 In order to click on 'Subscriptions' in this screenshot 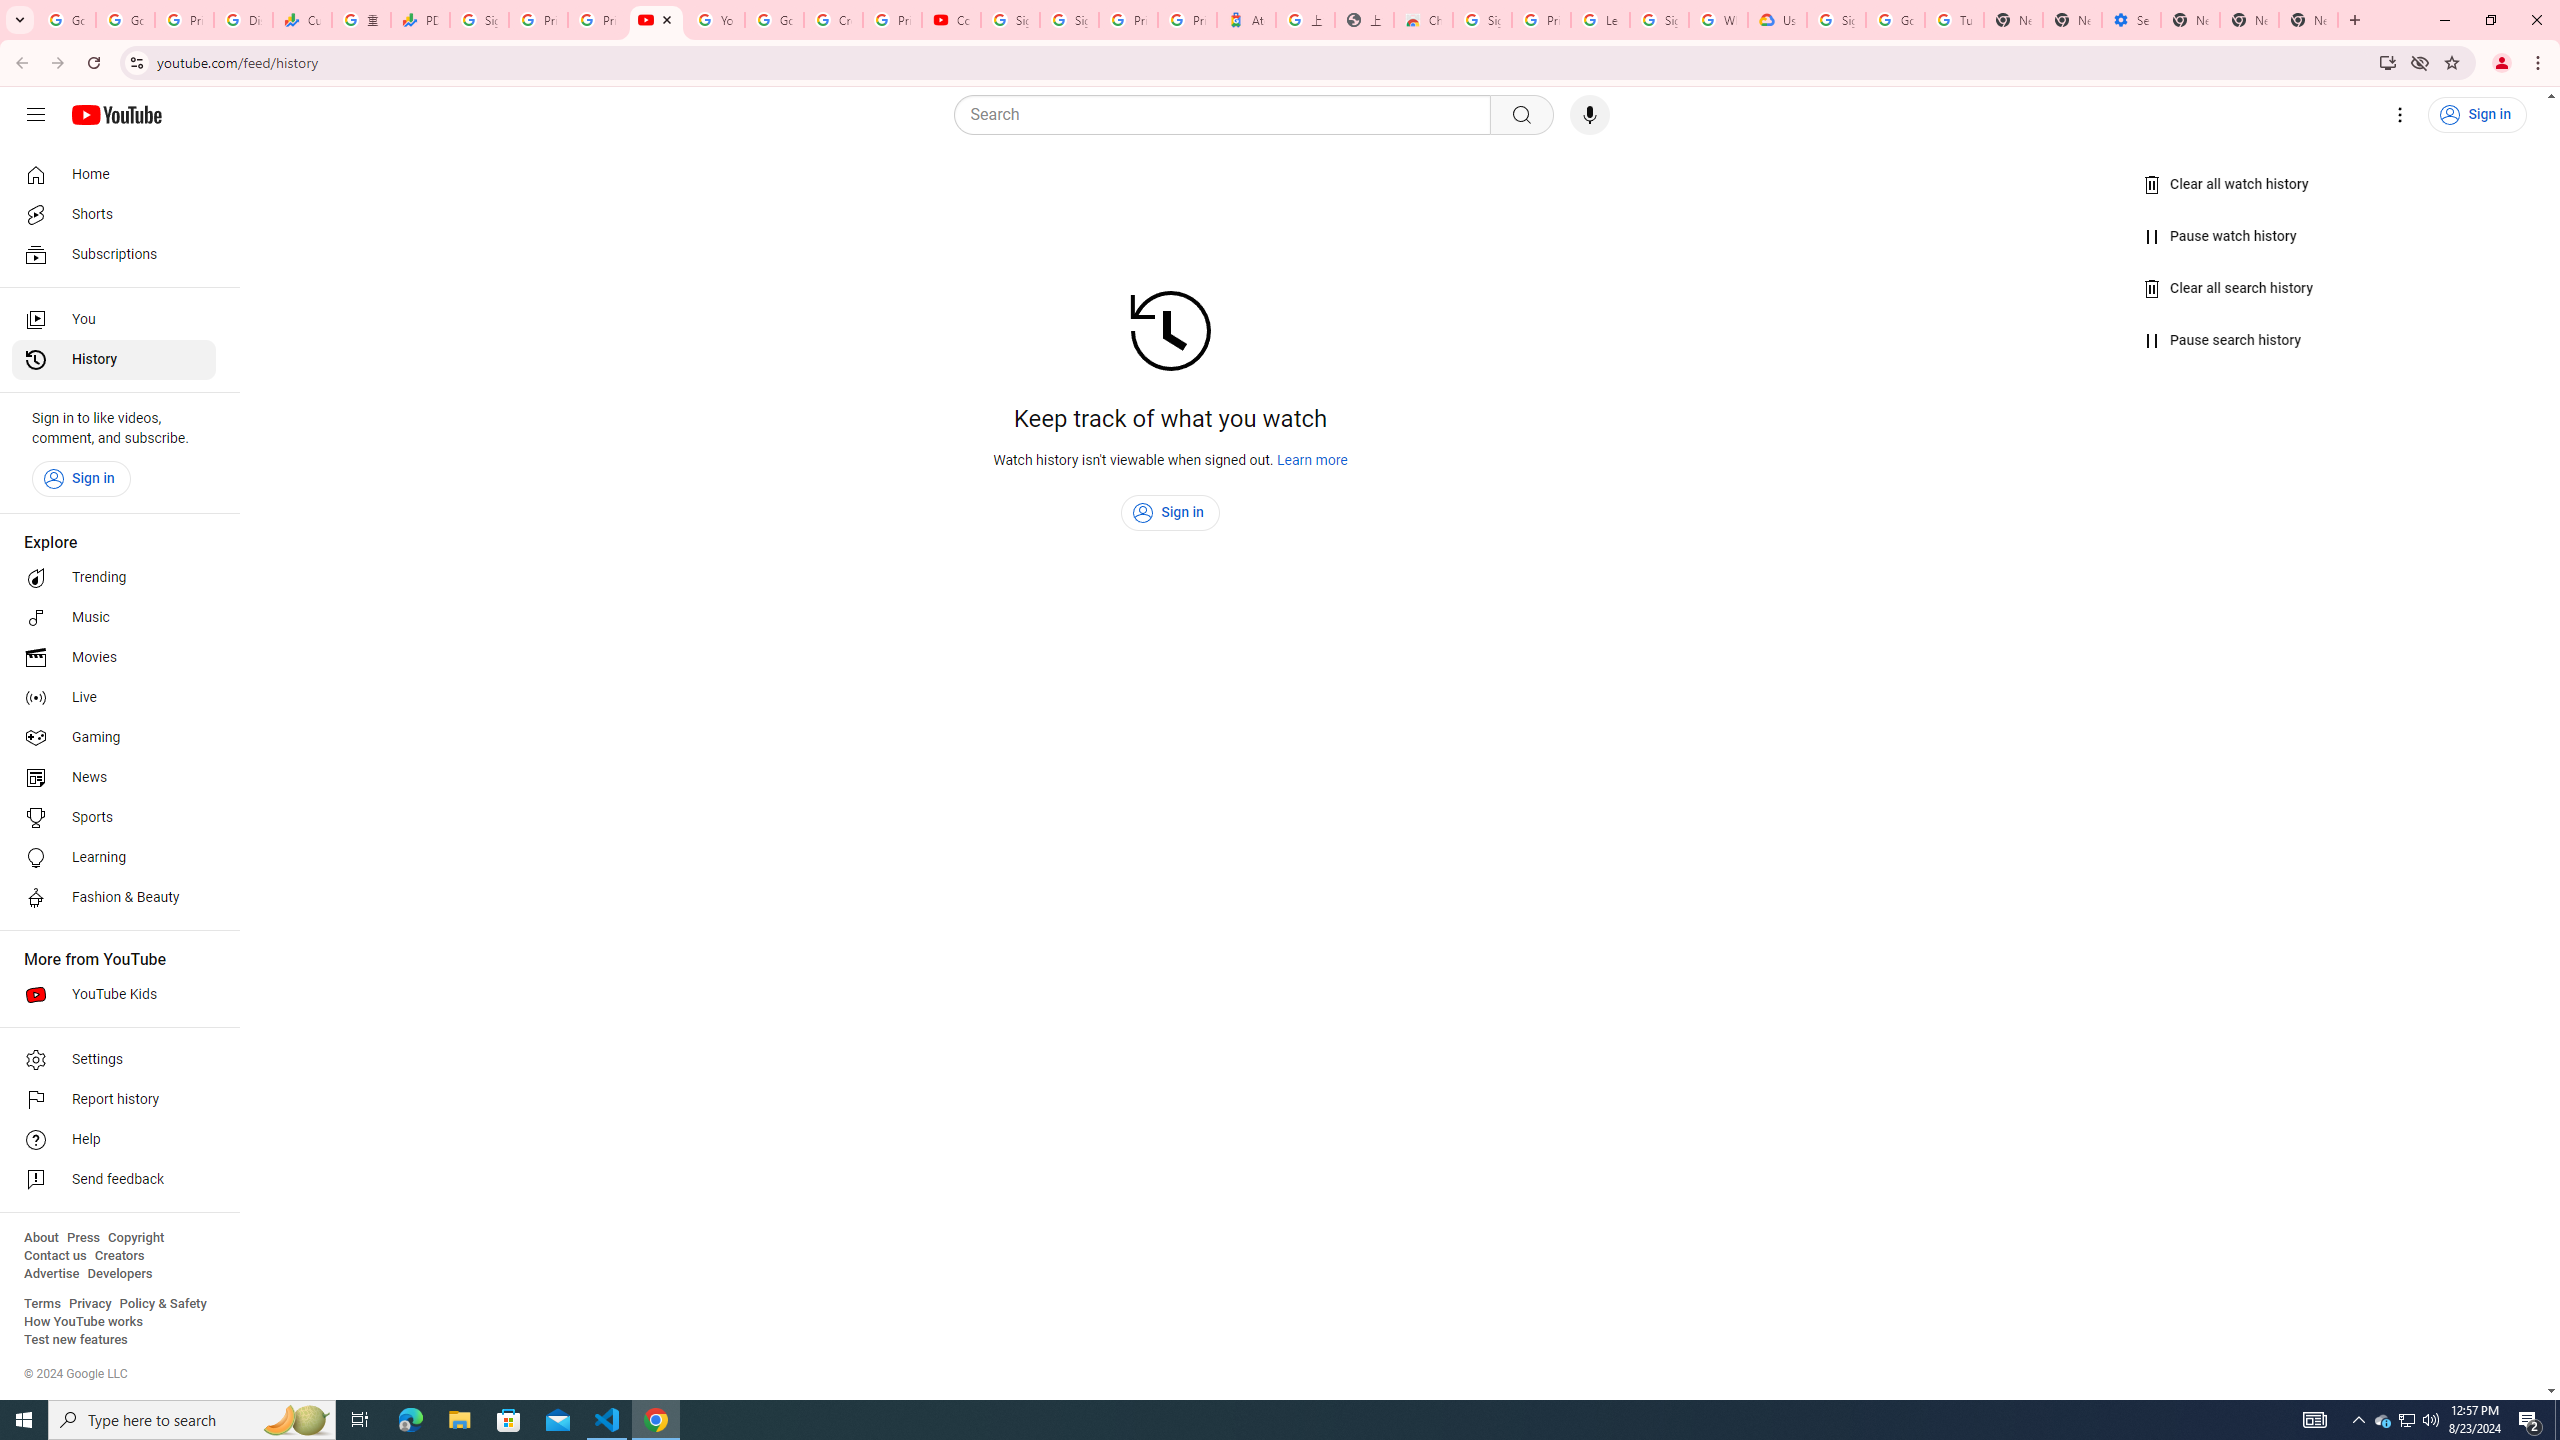, I will do `click(113, 253)`.